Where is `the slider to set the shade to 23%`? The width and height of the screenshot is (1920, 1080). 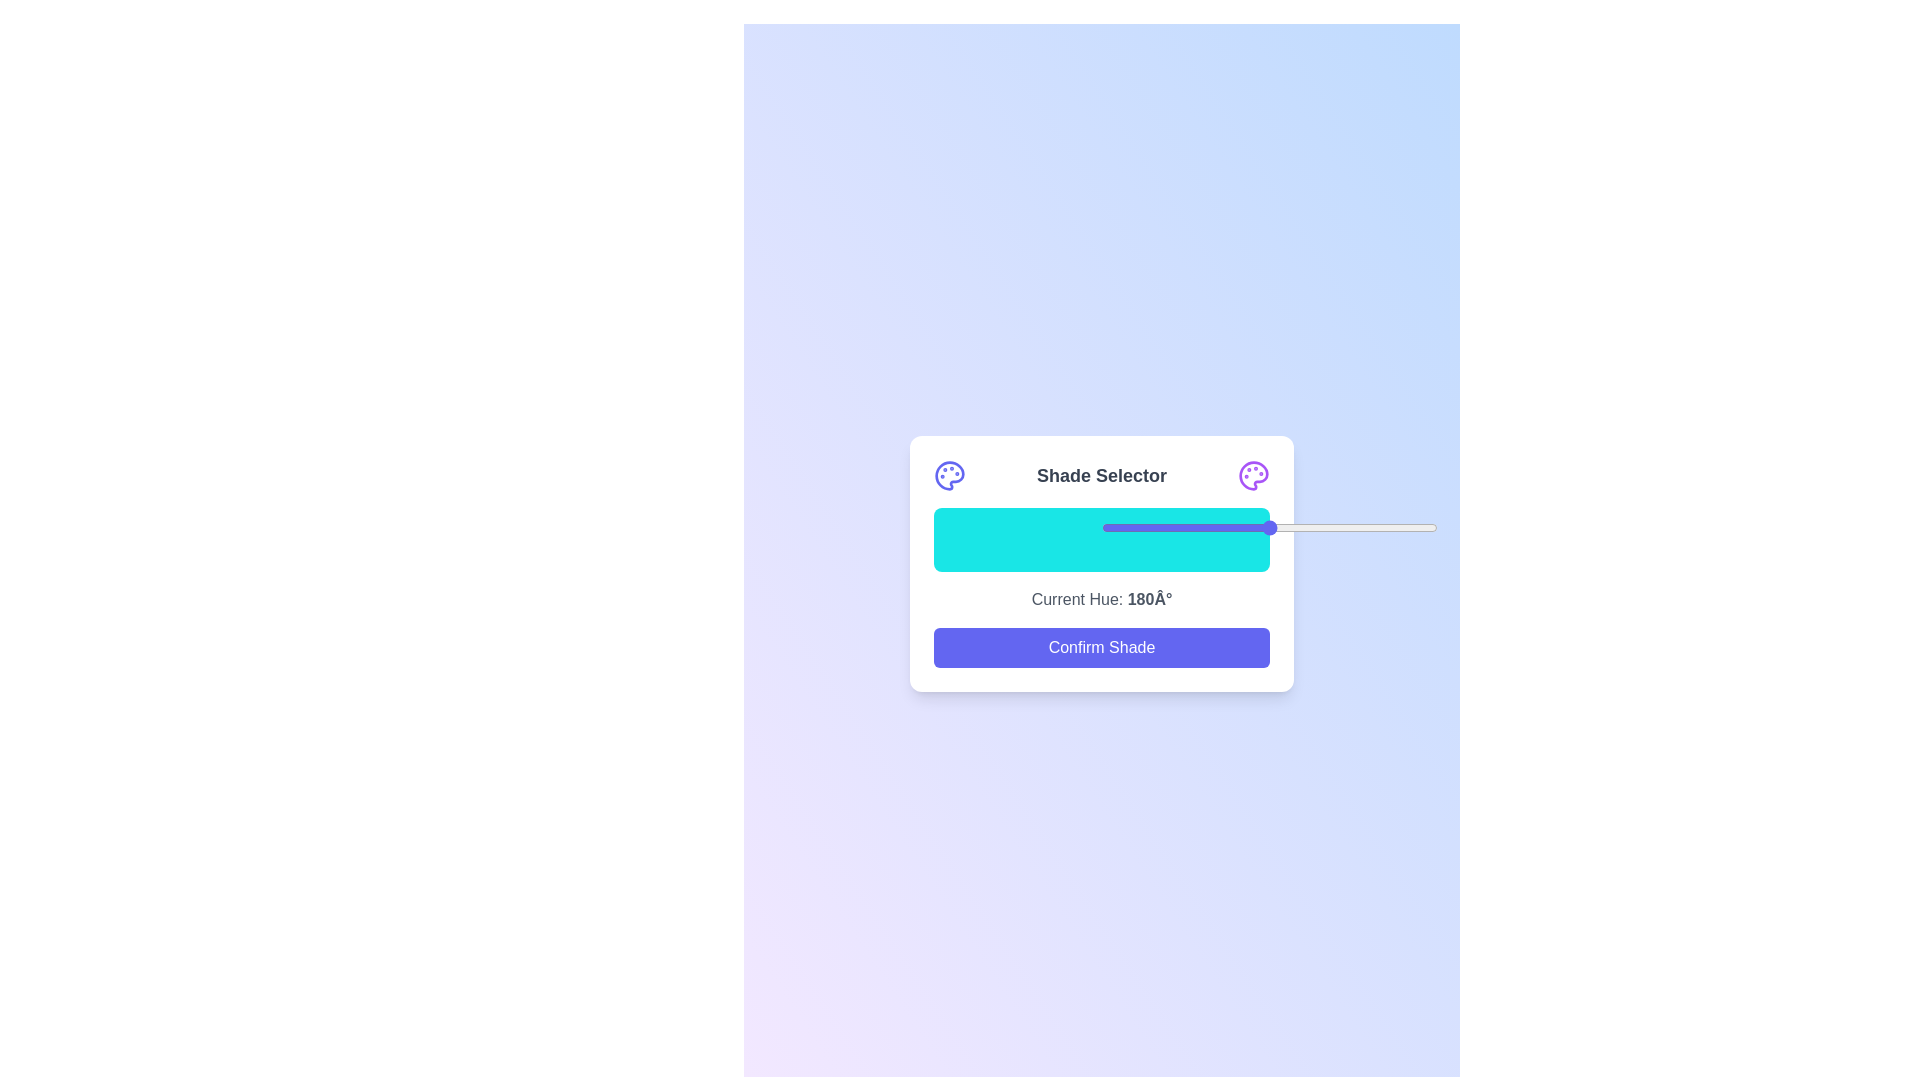 the slider to set the shade to 23% is located at coordinates (1179, 527).